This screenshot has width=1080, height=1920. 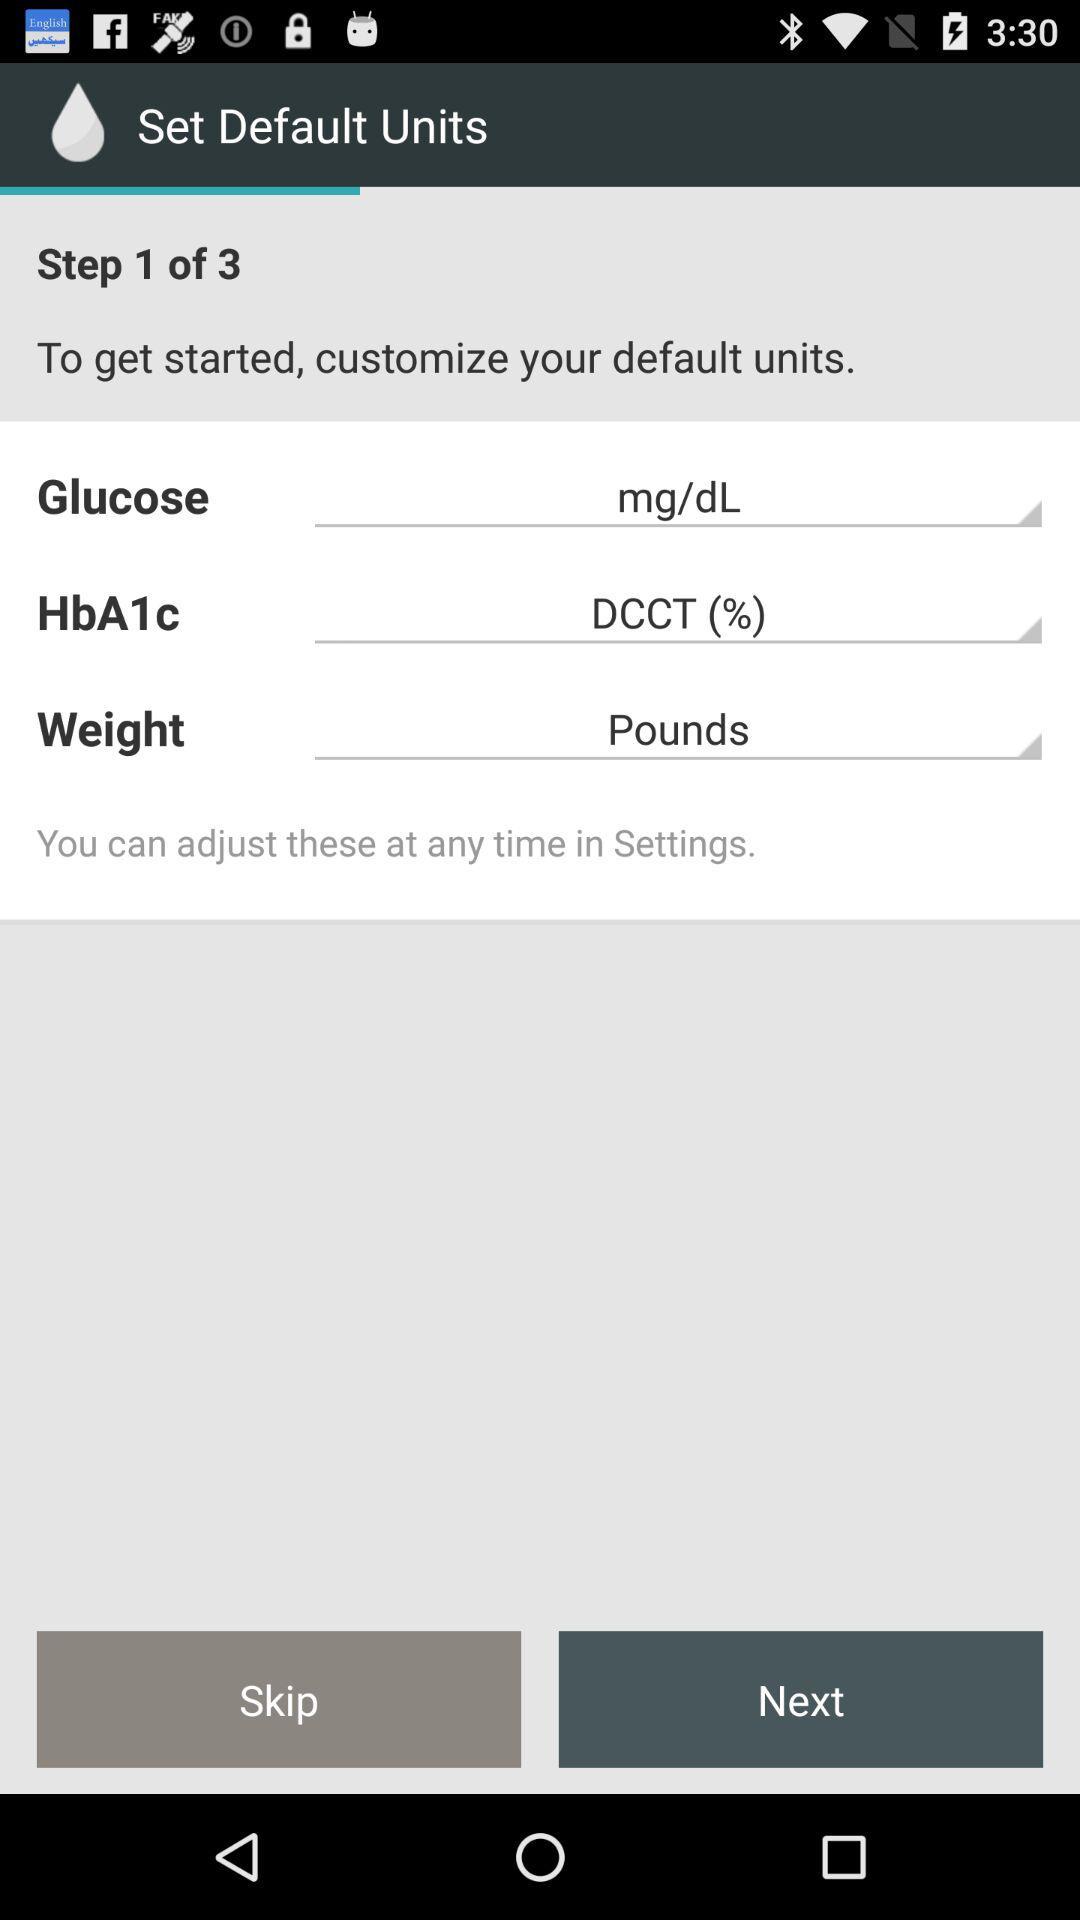 What do you see at coordinates (278, 1698) in the screenshot?
I see `icon to the left of next` at bounding box center [278, 1698].